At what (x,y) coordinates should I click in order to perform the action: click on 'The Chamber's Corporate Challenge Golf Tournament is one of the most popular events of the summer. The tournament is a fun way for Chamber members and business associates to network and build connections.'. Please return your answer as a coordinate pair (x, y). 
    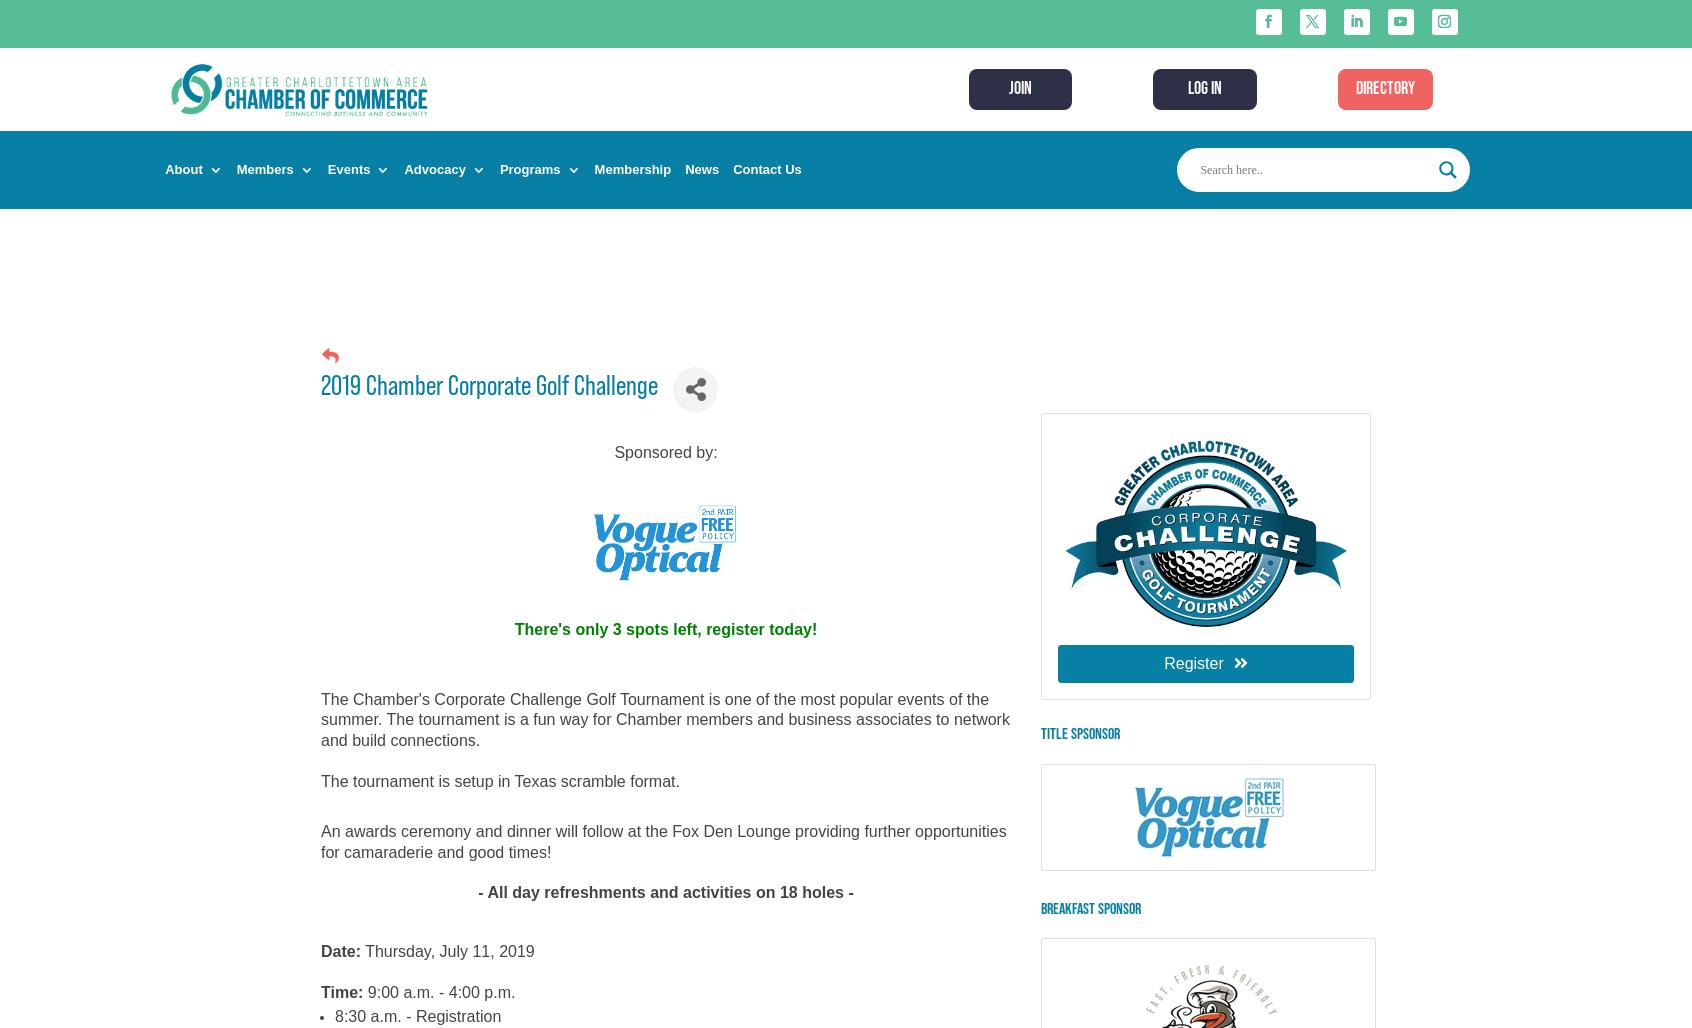
    Looking at the image, I should click on (664, 717).